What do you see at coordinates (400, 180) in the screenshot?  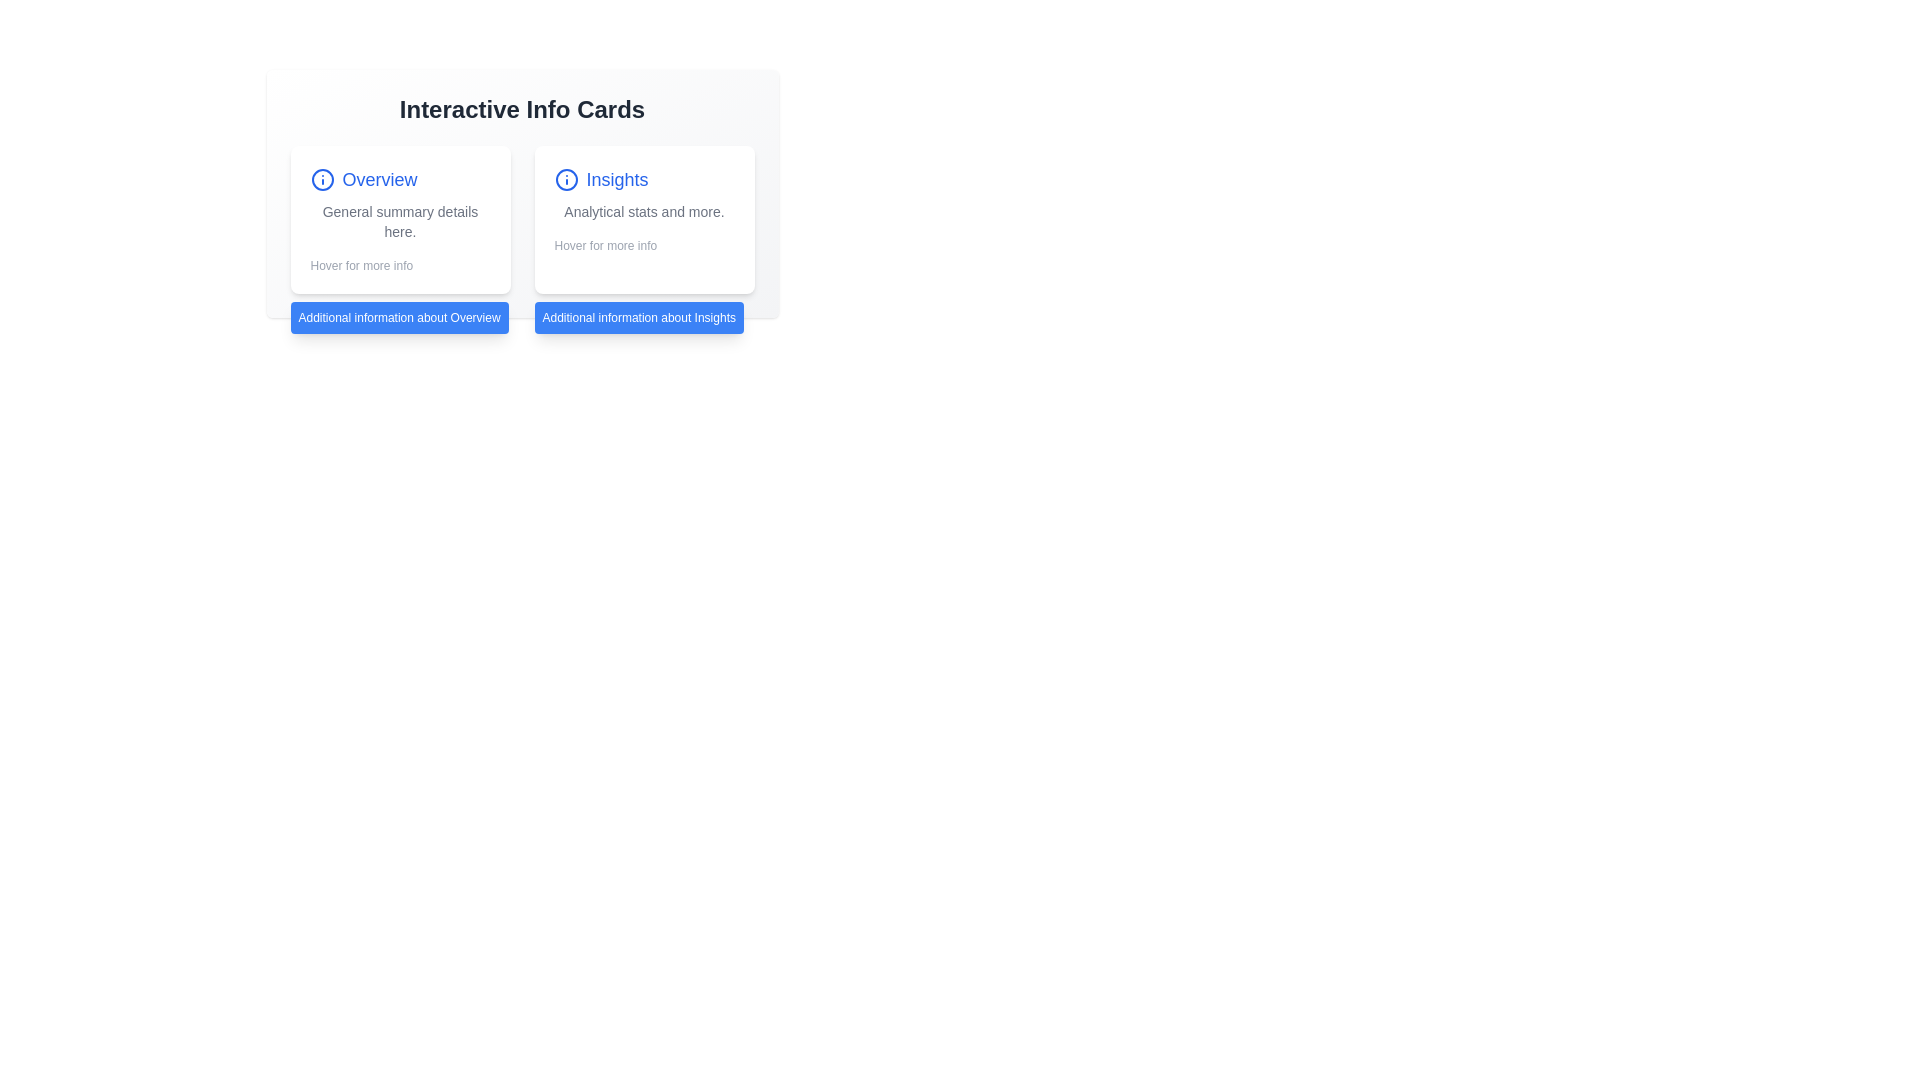 I see `the Text Label that serves as the title of the first info card under 'Interactive Info Cards', located at the top-left section of the card` at bounding box center [400, 180].